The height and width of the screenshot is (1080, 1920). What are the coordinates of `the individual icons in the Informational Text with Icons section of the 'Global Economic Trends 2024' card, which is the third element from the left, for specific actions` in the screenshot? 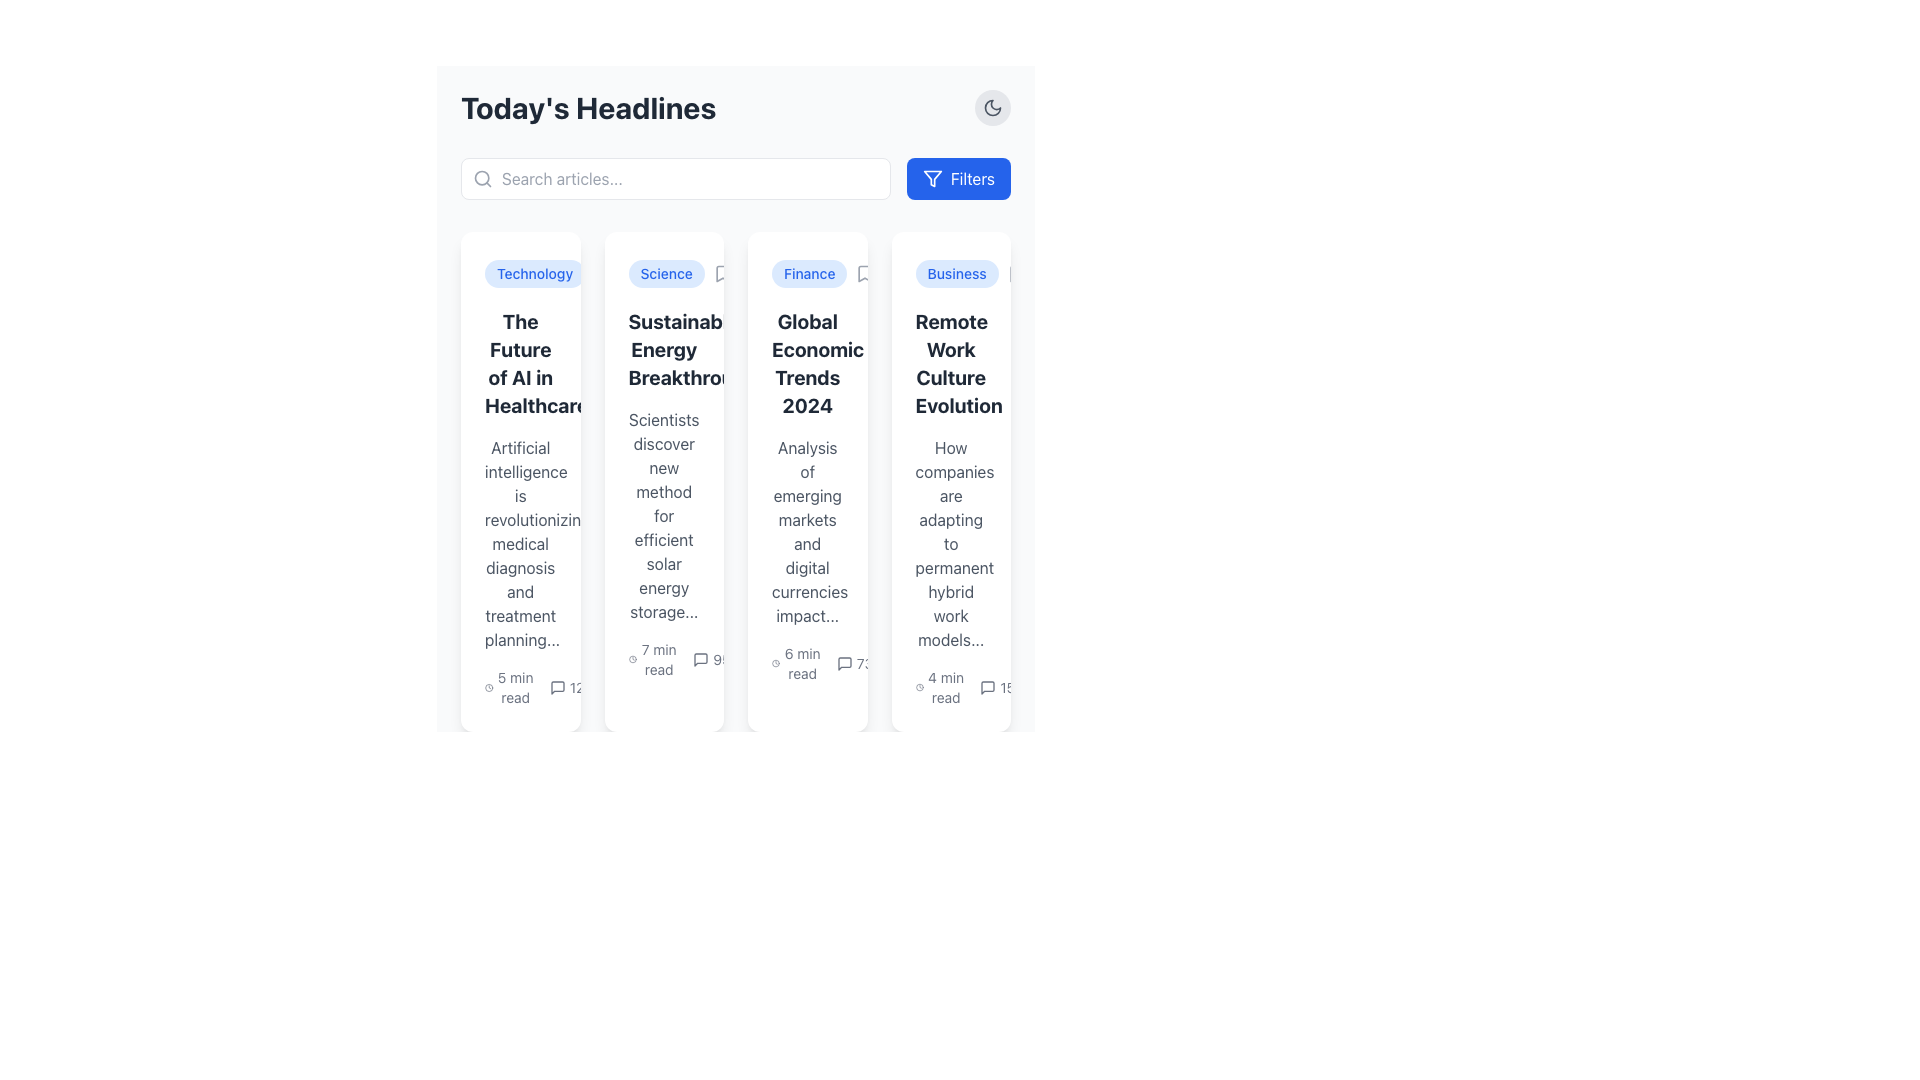 It's located at (822, 663).